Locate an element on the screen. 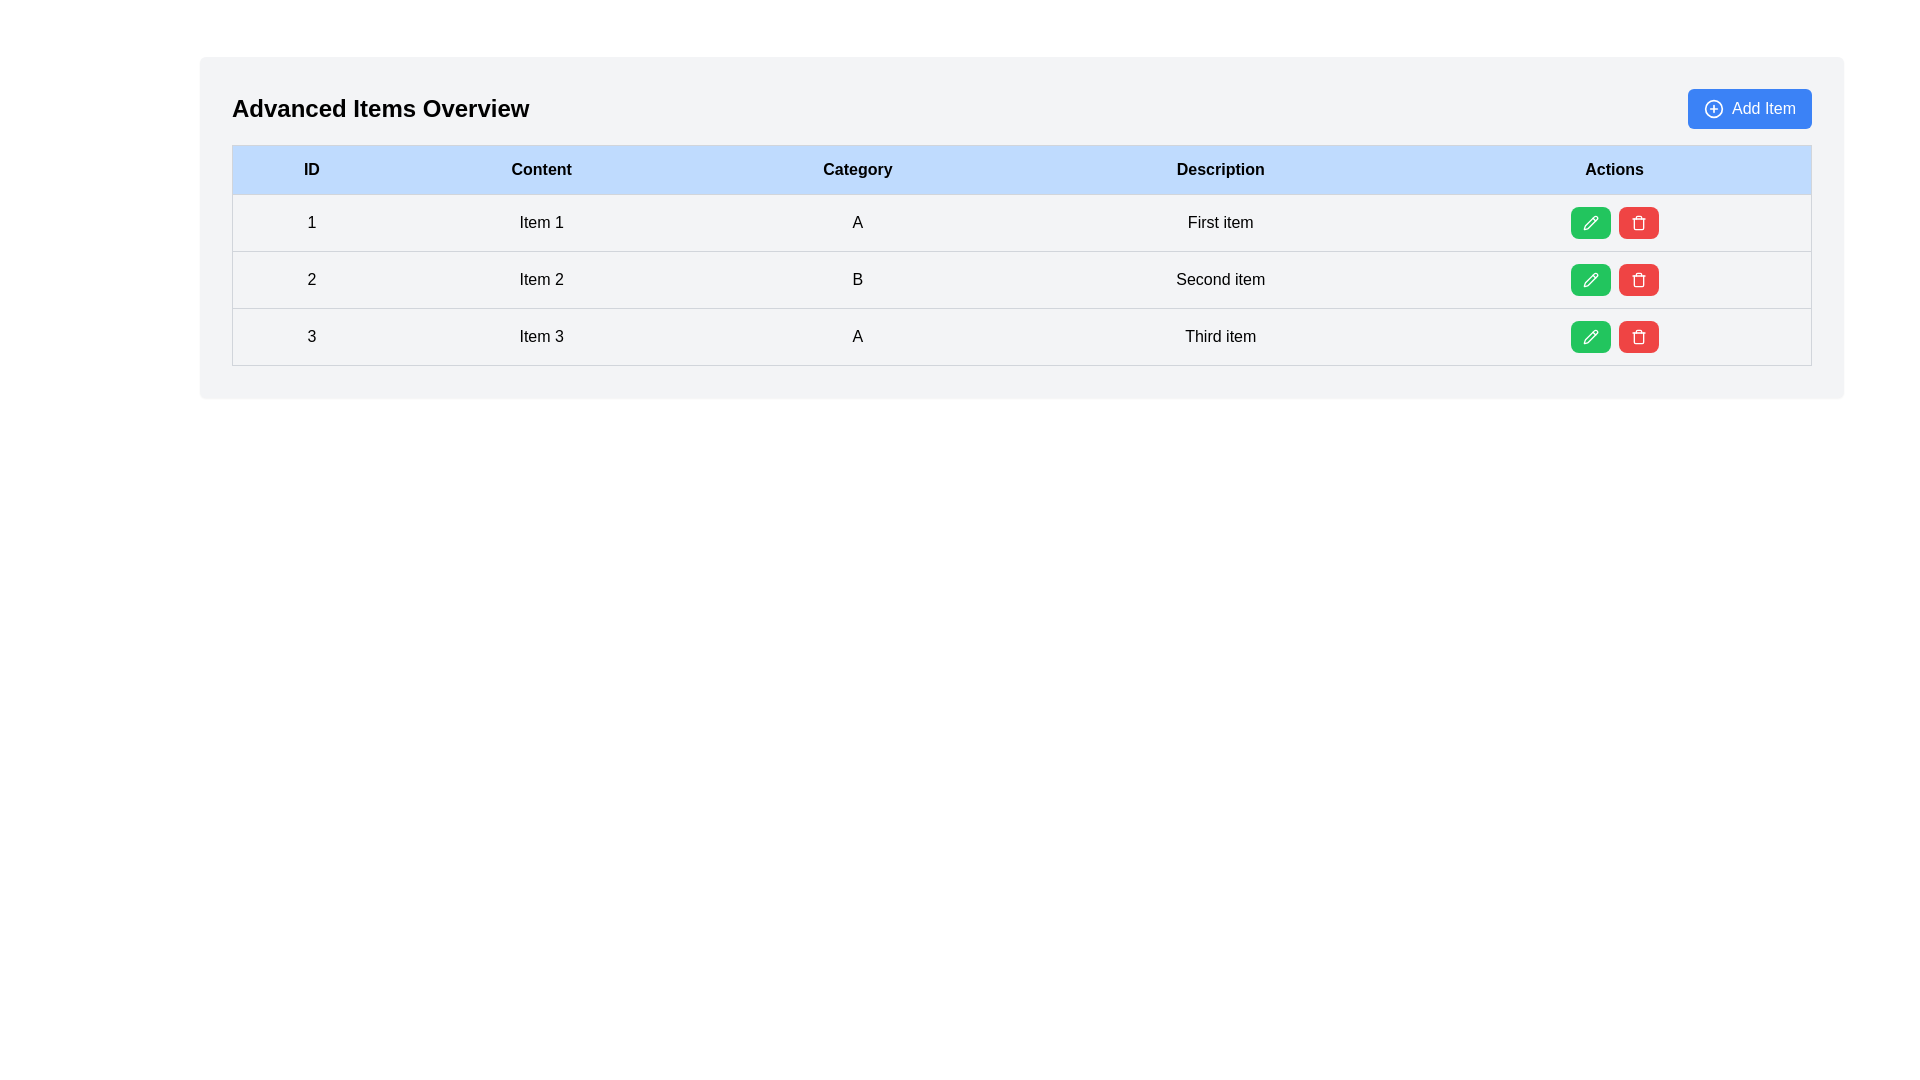  SVG icon that symbolizes the action of adding a new item, located within the 'Add Item' button at the top-right corner of the interface is located at coordinates (1712, 108).